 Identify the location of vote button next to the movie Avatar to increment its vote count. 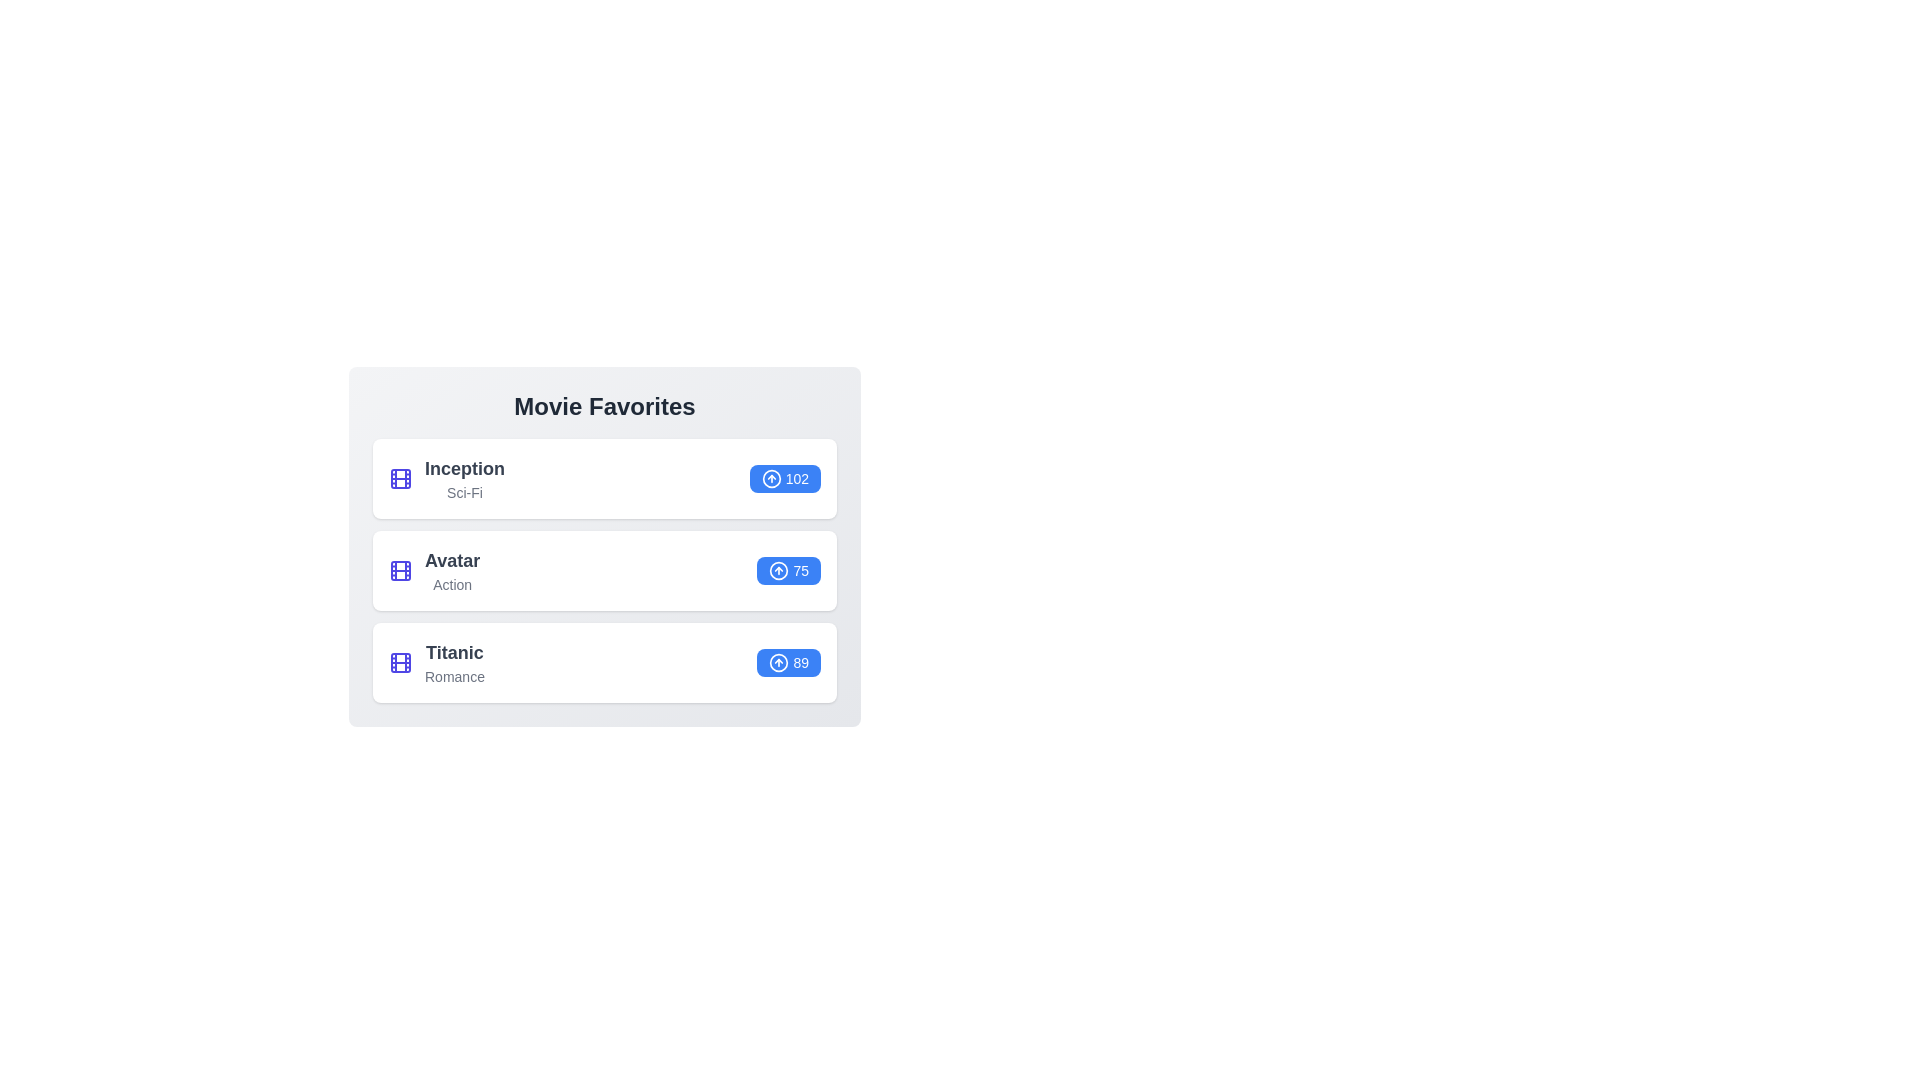
(788, 570).